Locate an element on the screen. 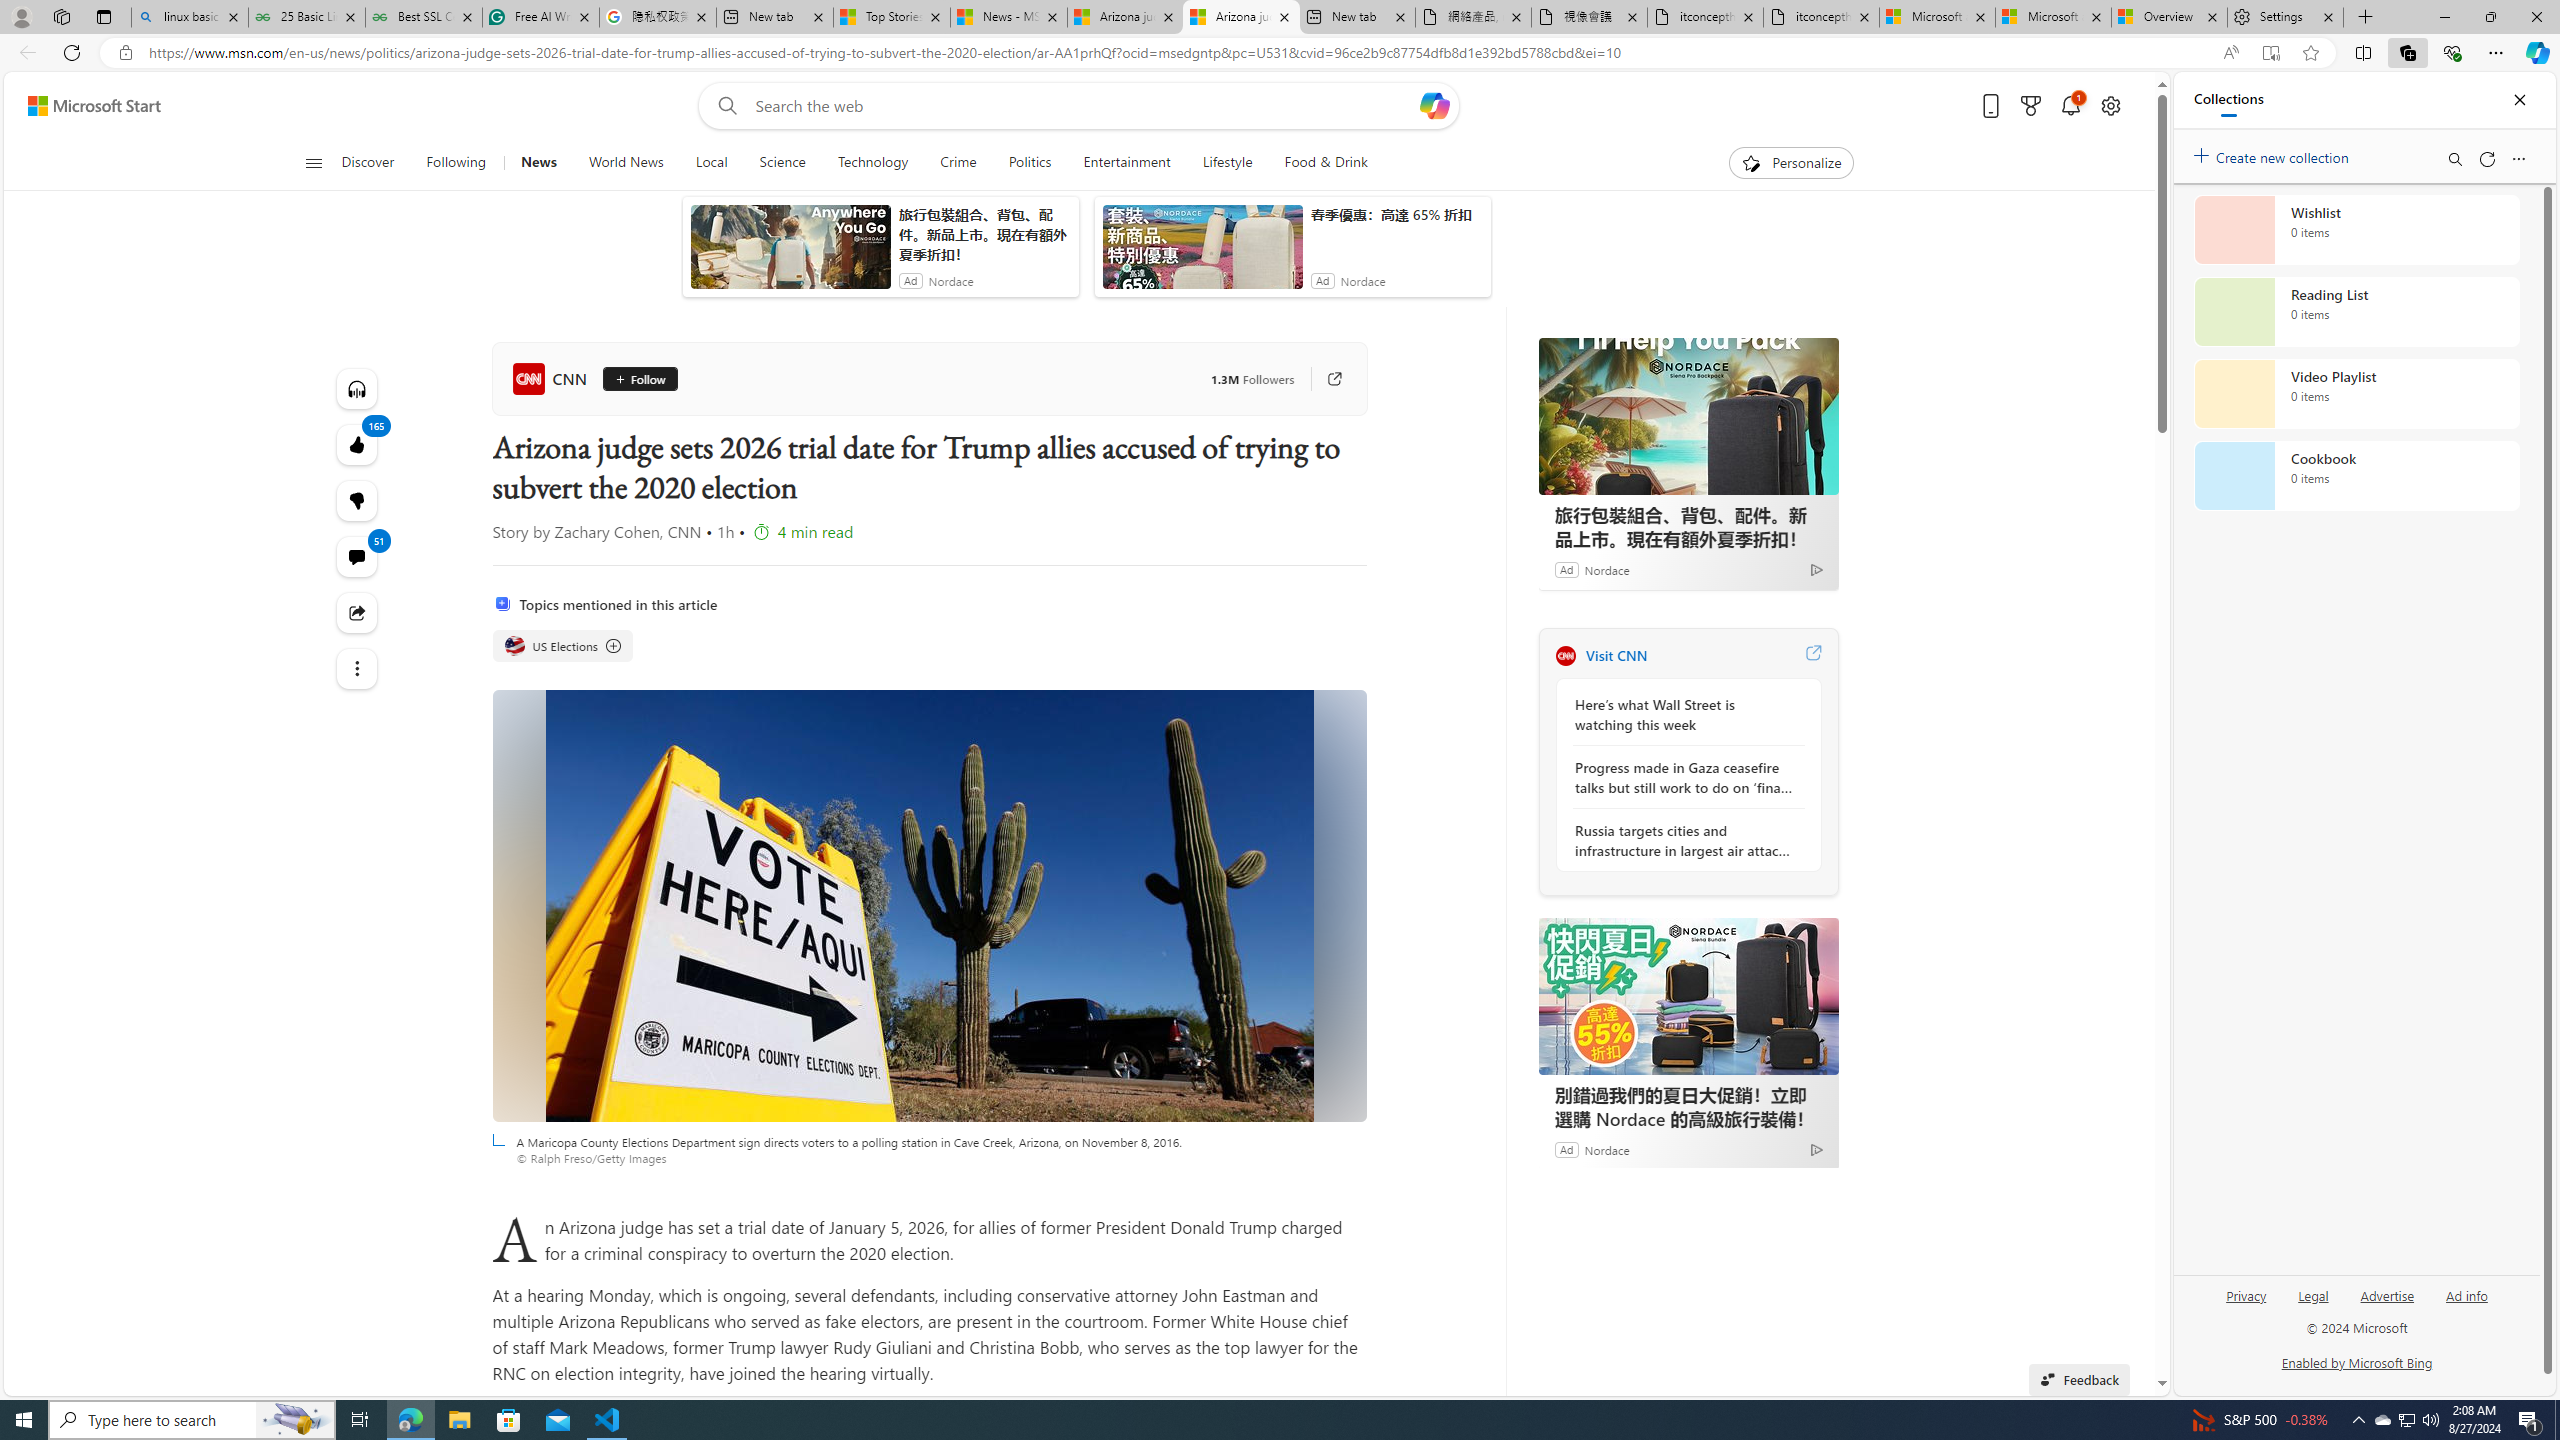  'Privacy' is located at coordinates (2246, 1294).